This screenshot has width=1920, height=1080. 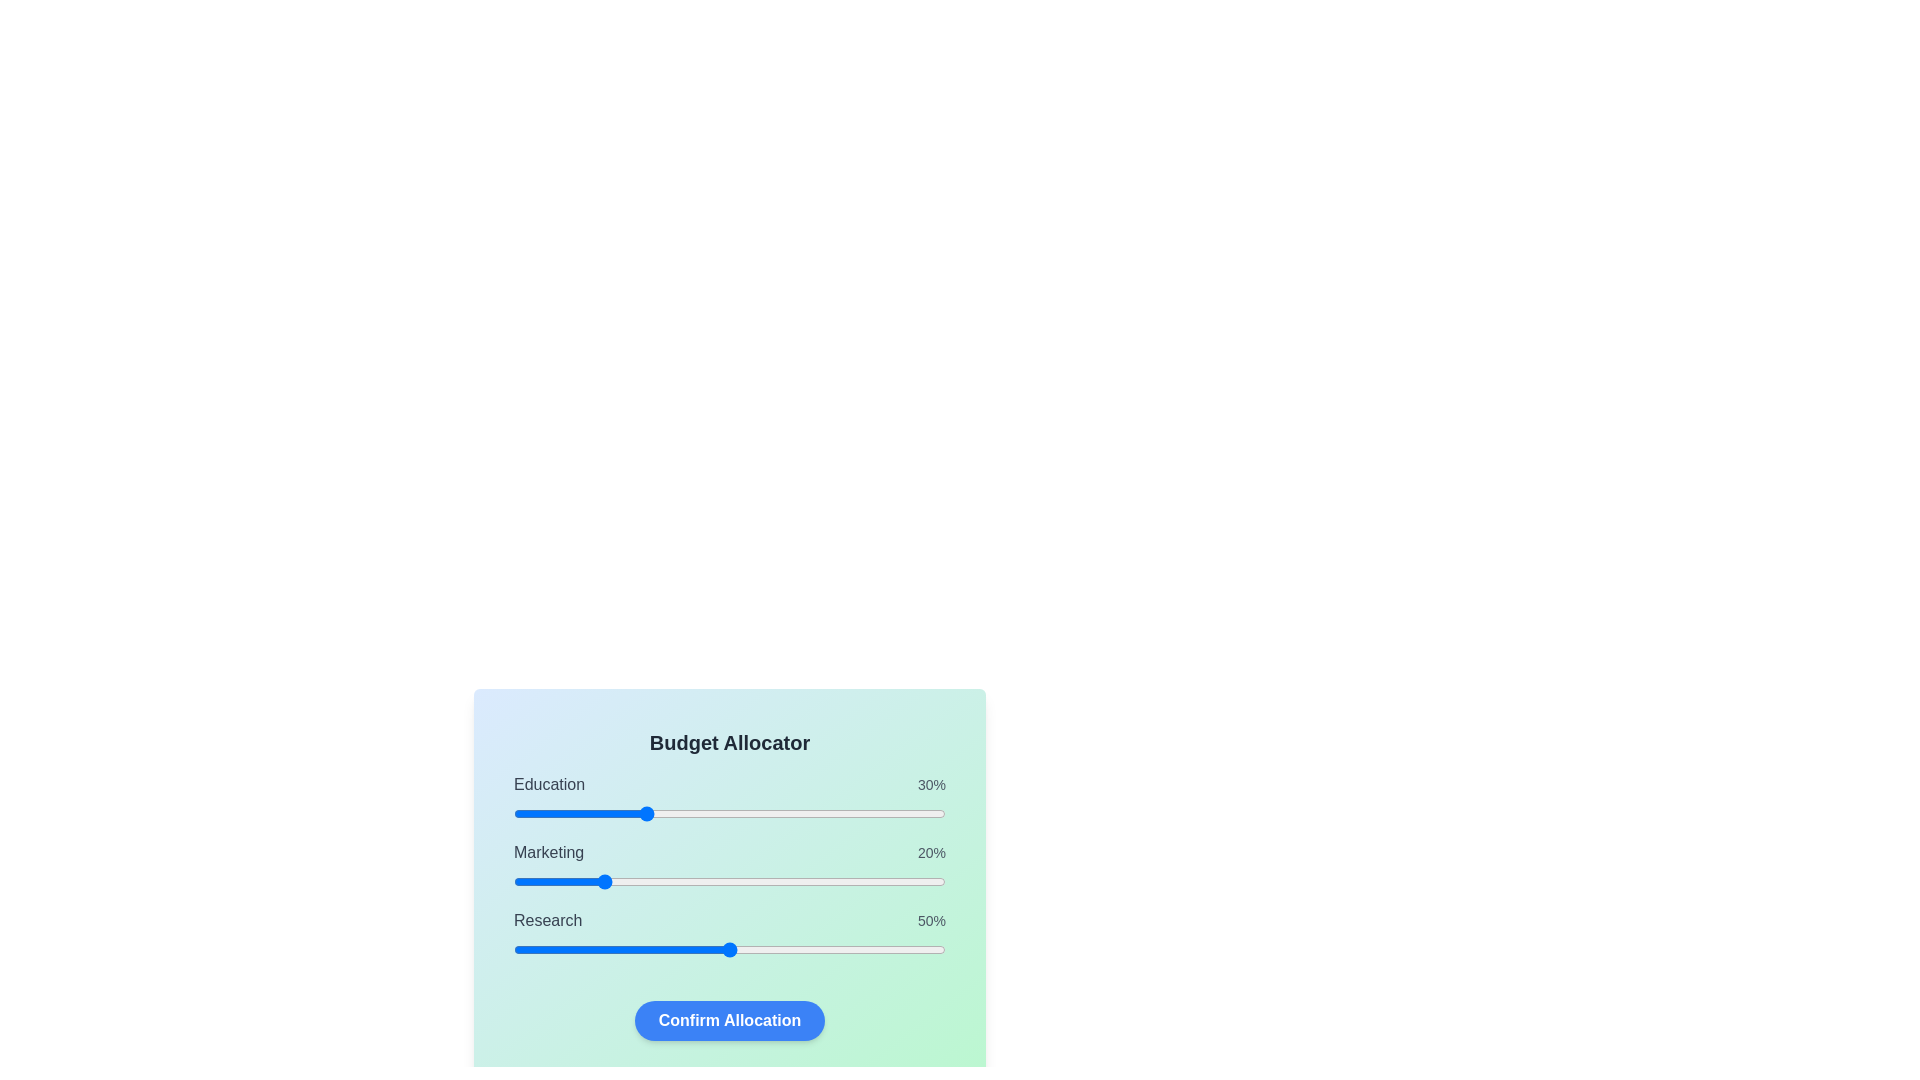 I want to click on the Marketing allocation slider to 71%, so click(x=820, y=881).